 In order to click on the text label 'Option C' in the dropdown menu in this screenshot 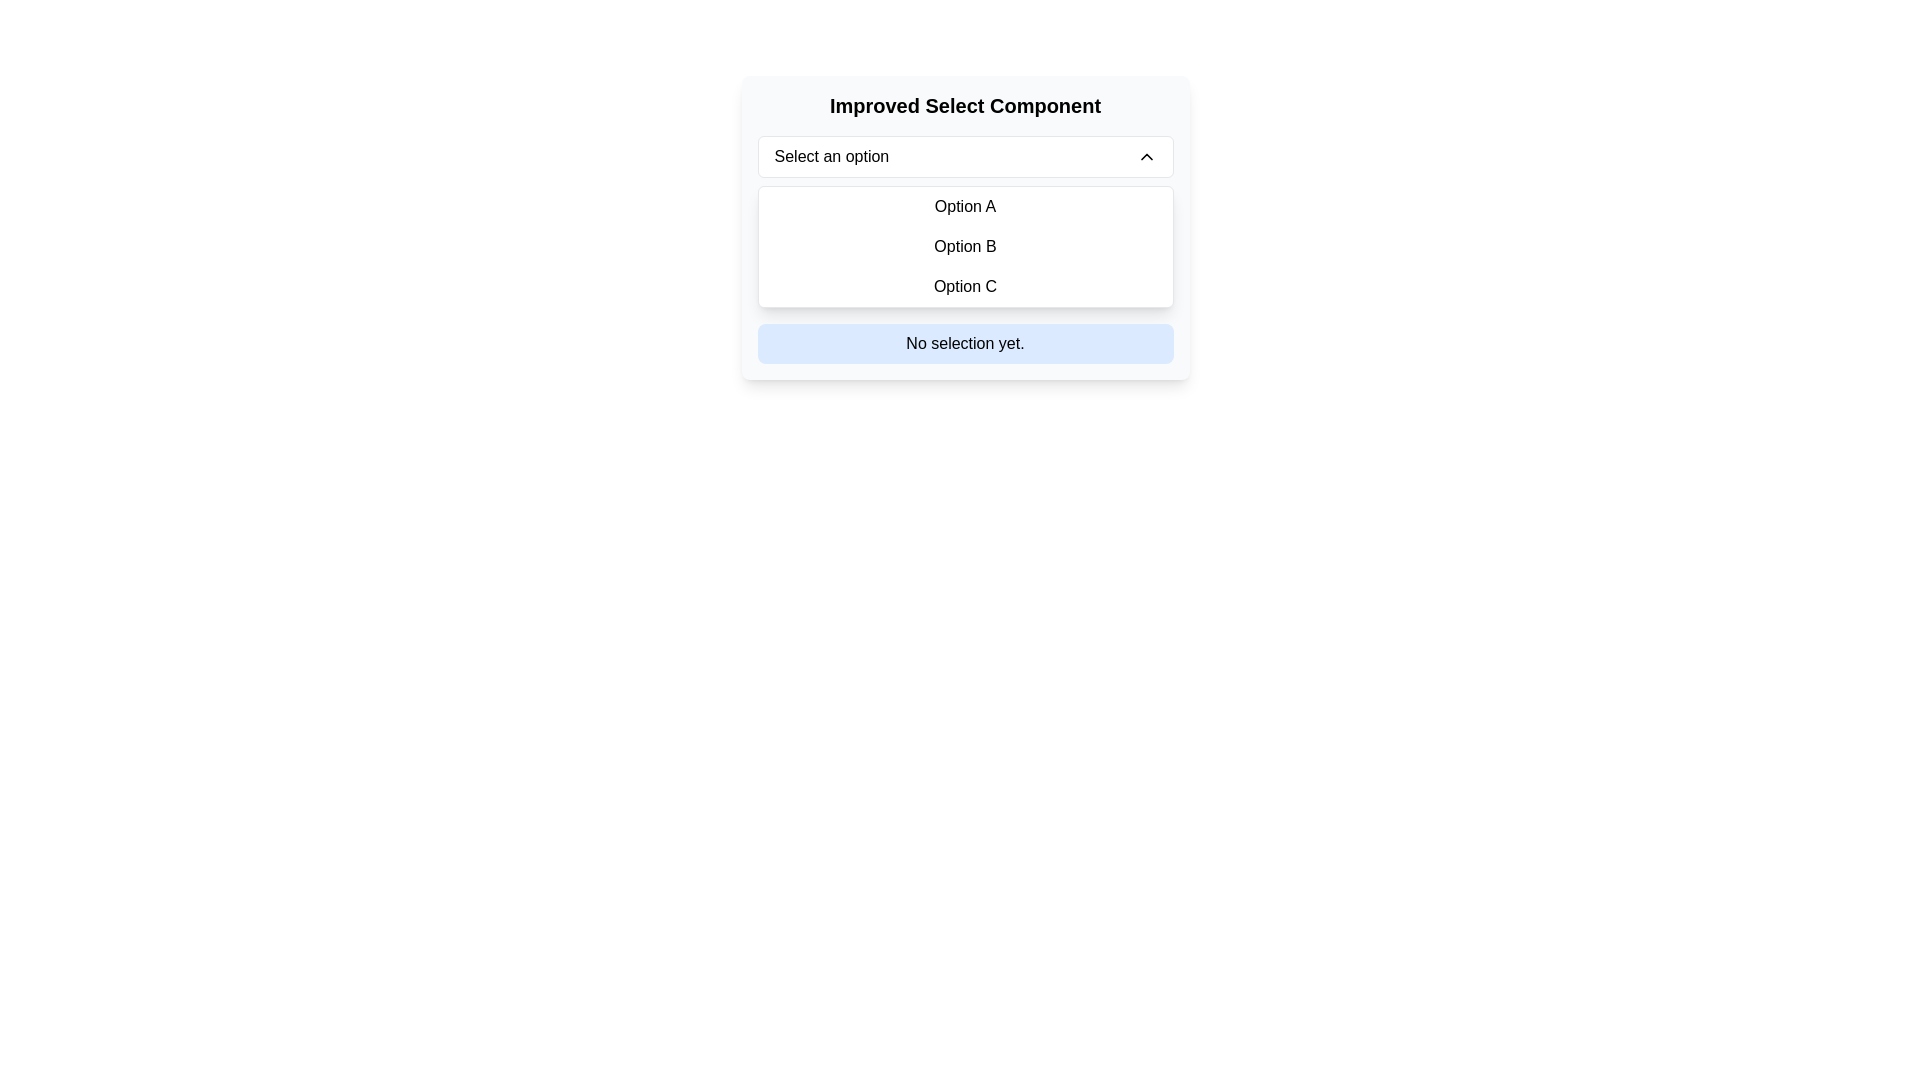, I will do `click(965, 286)`.